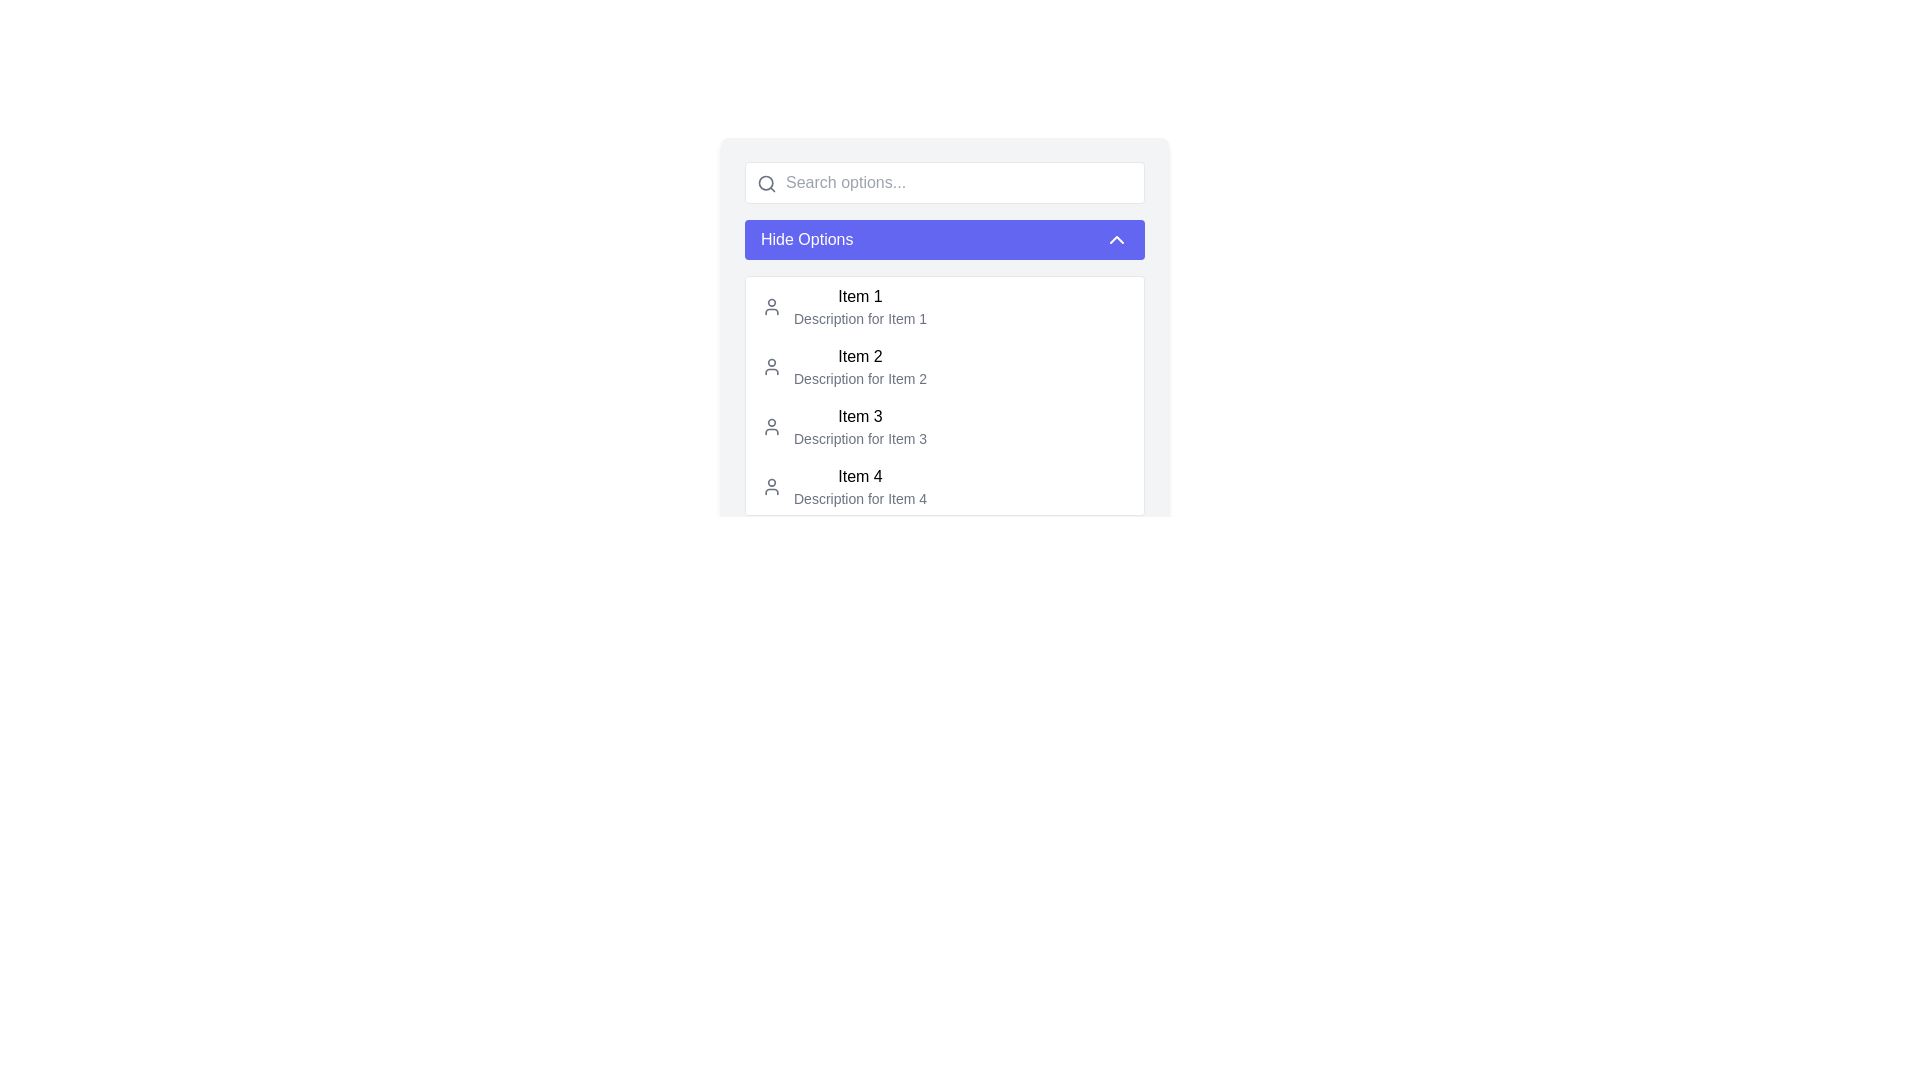 The width and height of the screenshot is (1920, 1080). Describe the element at coordinates (860, 307) in the screenshot. I see `the first selectable list item located directly below the 'Hide Options' header, which includes a title and a descriptive subtitle` at that location.